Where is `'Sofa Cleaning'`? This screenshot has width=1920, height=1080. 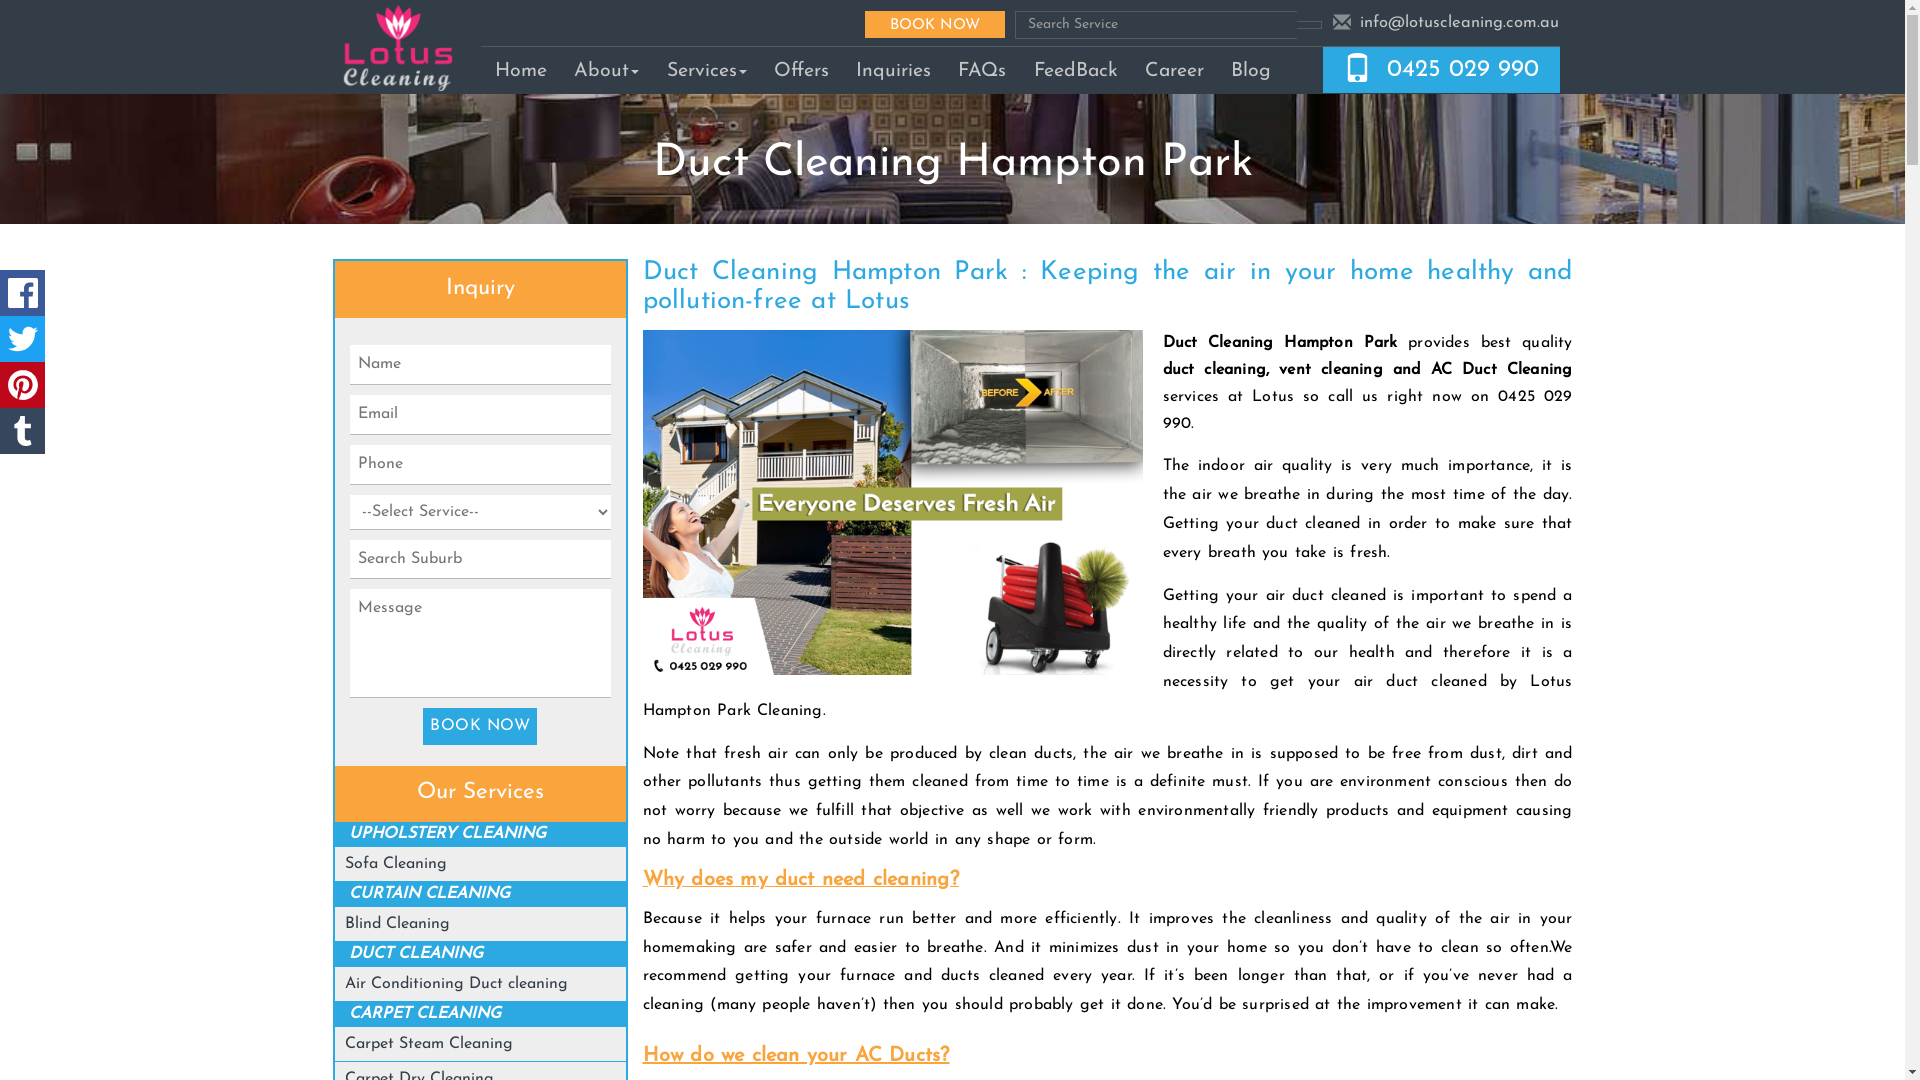
'Sofa Cleaning' is located at coordinates (395, 863).